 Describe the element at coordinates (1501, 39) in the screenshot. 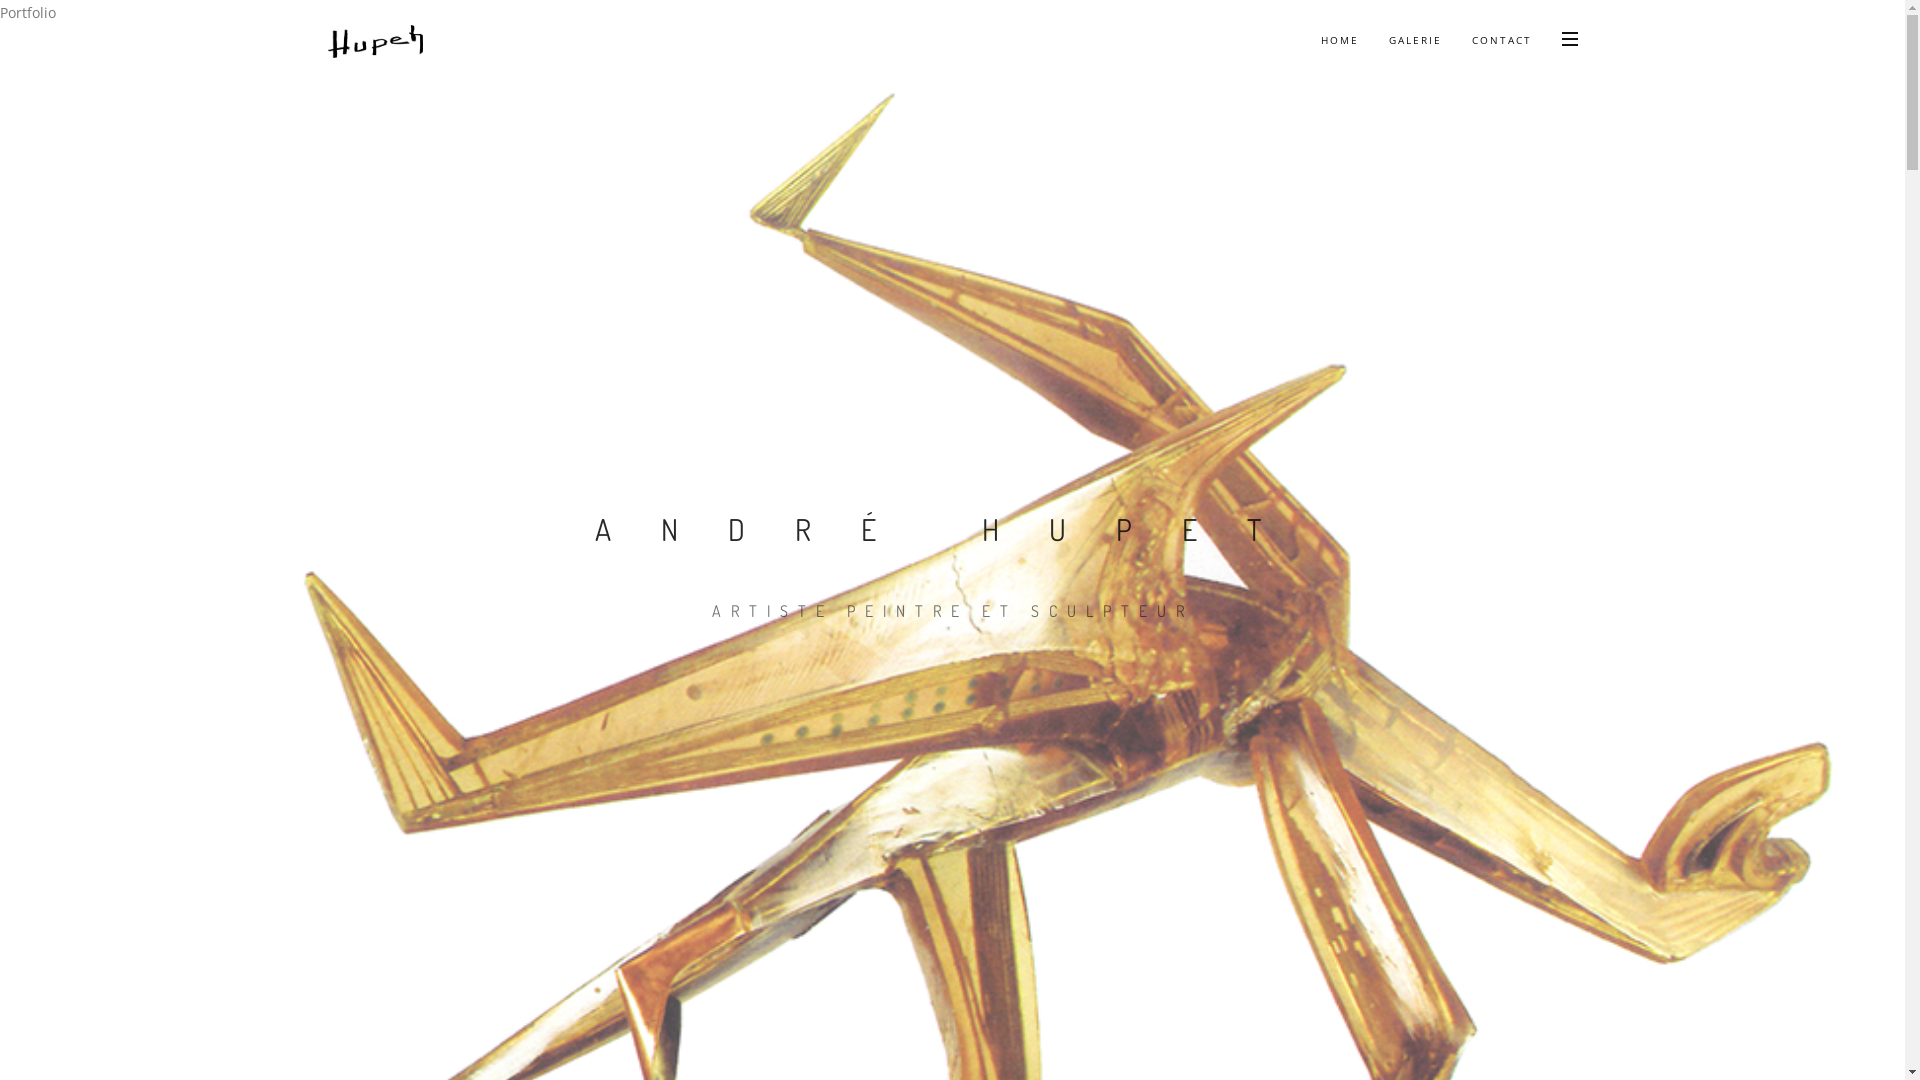

I see `'CONTACT'` at that location.